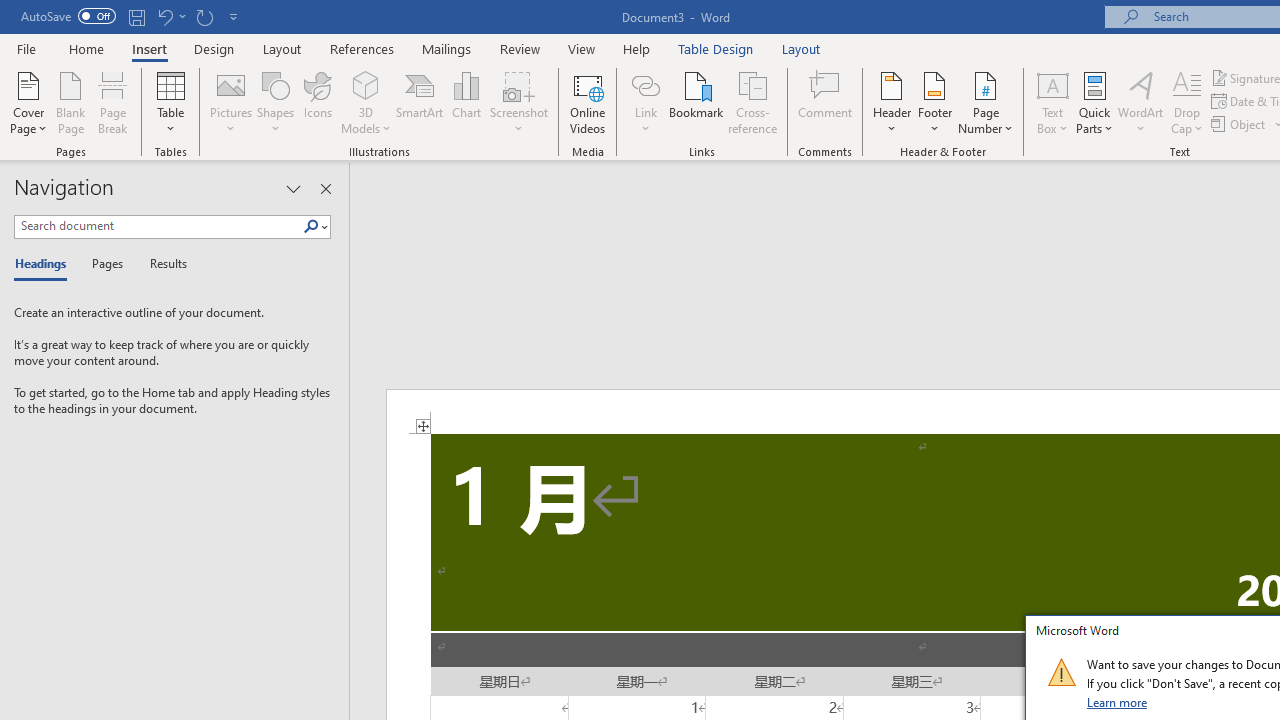 The image size is (1280, 720). What do you see at coordinates (204, 16) in the screenshot?
I see `'Repeat Doc Close'` at bounding box center [204, 16].